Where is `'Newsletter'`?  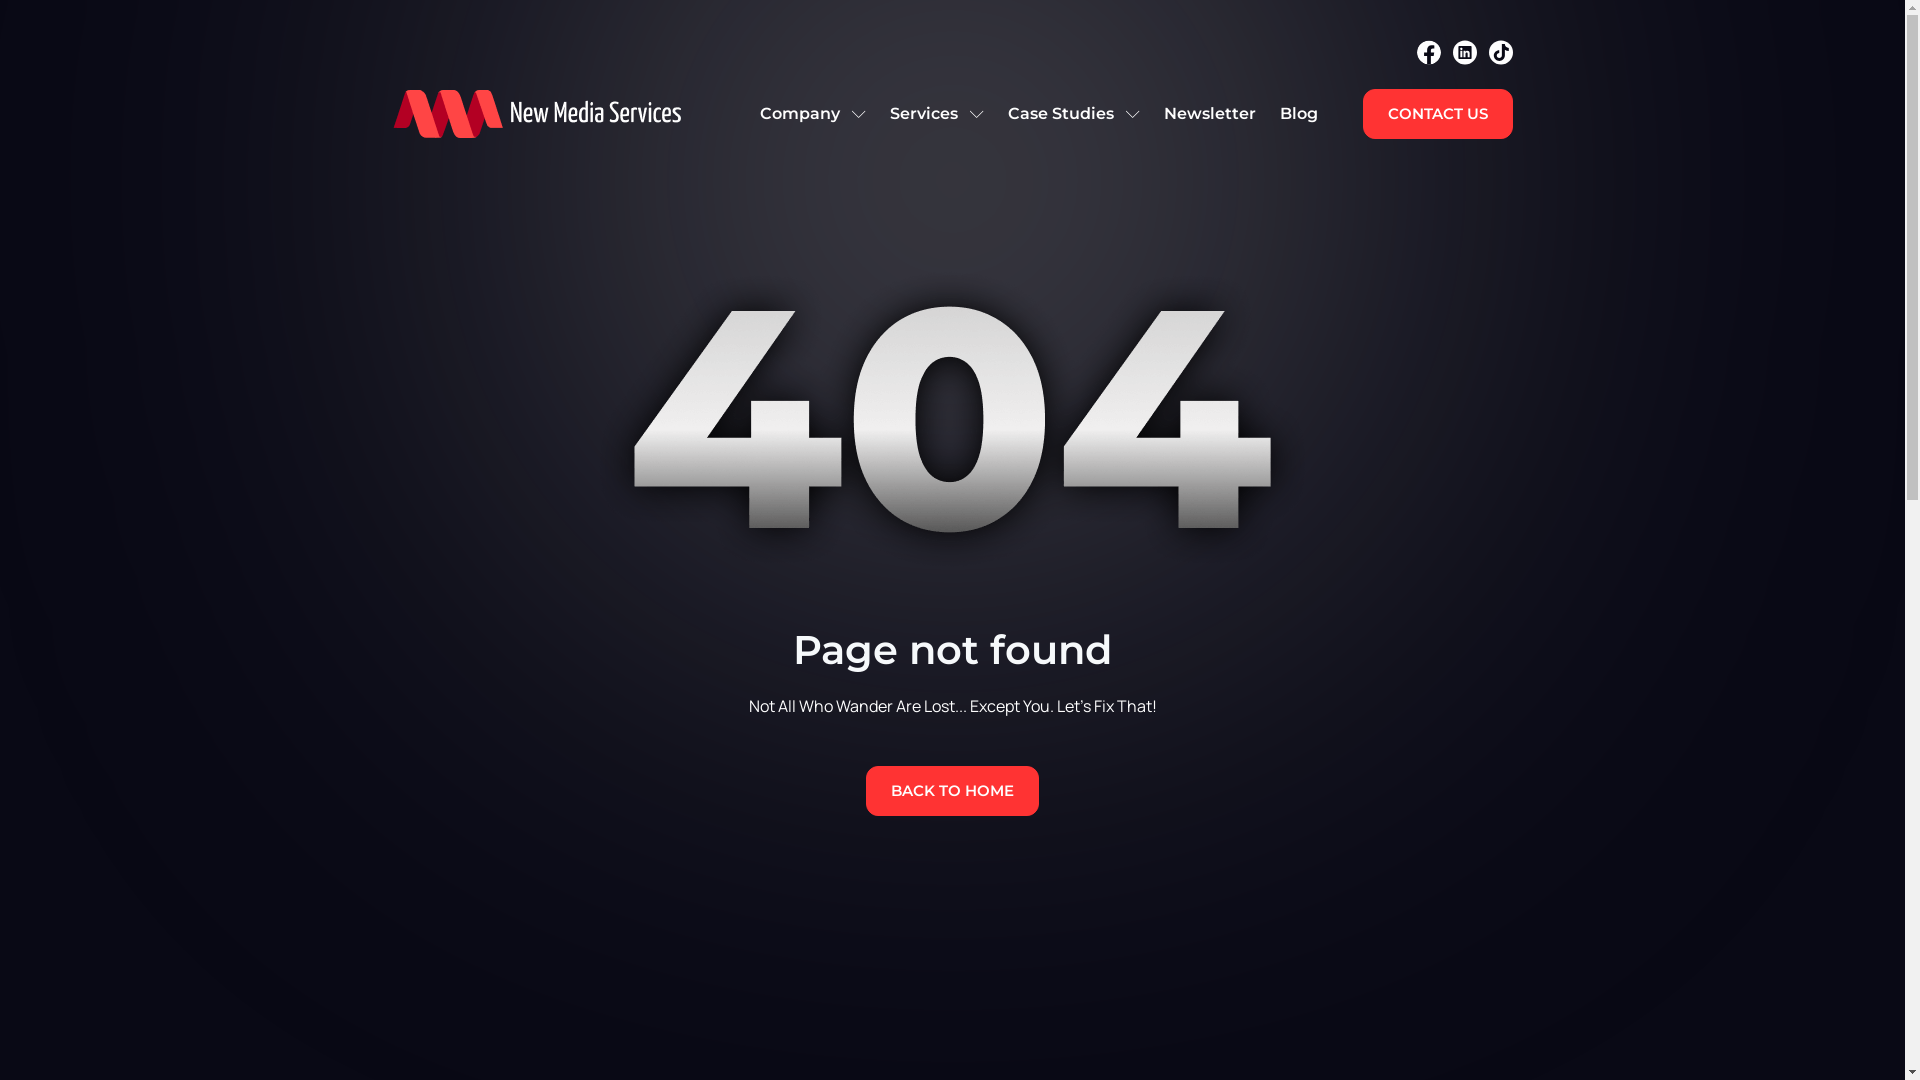
'Newsletter' is located at coordinates (1208, 114).